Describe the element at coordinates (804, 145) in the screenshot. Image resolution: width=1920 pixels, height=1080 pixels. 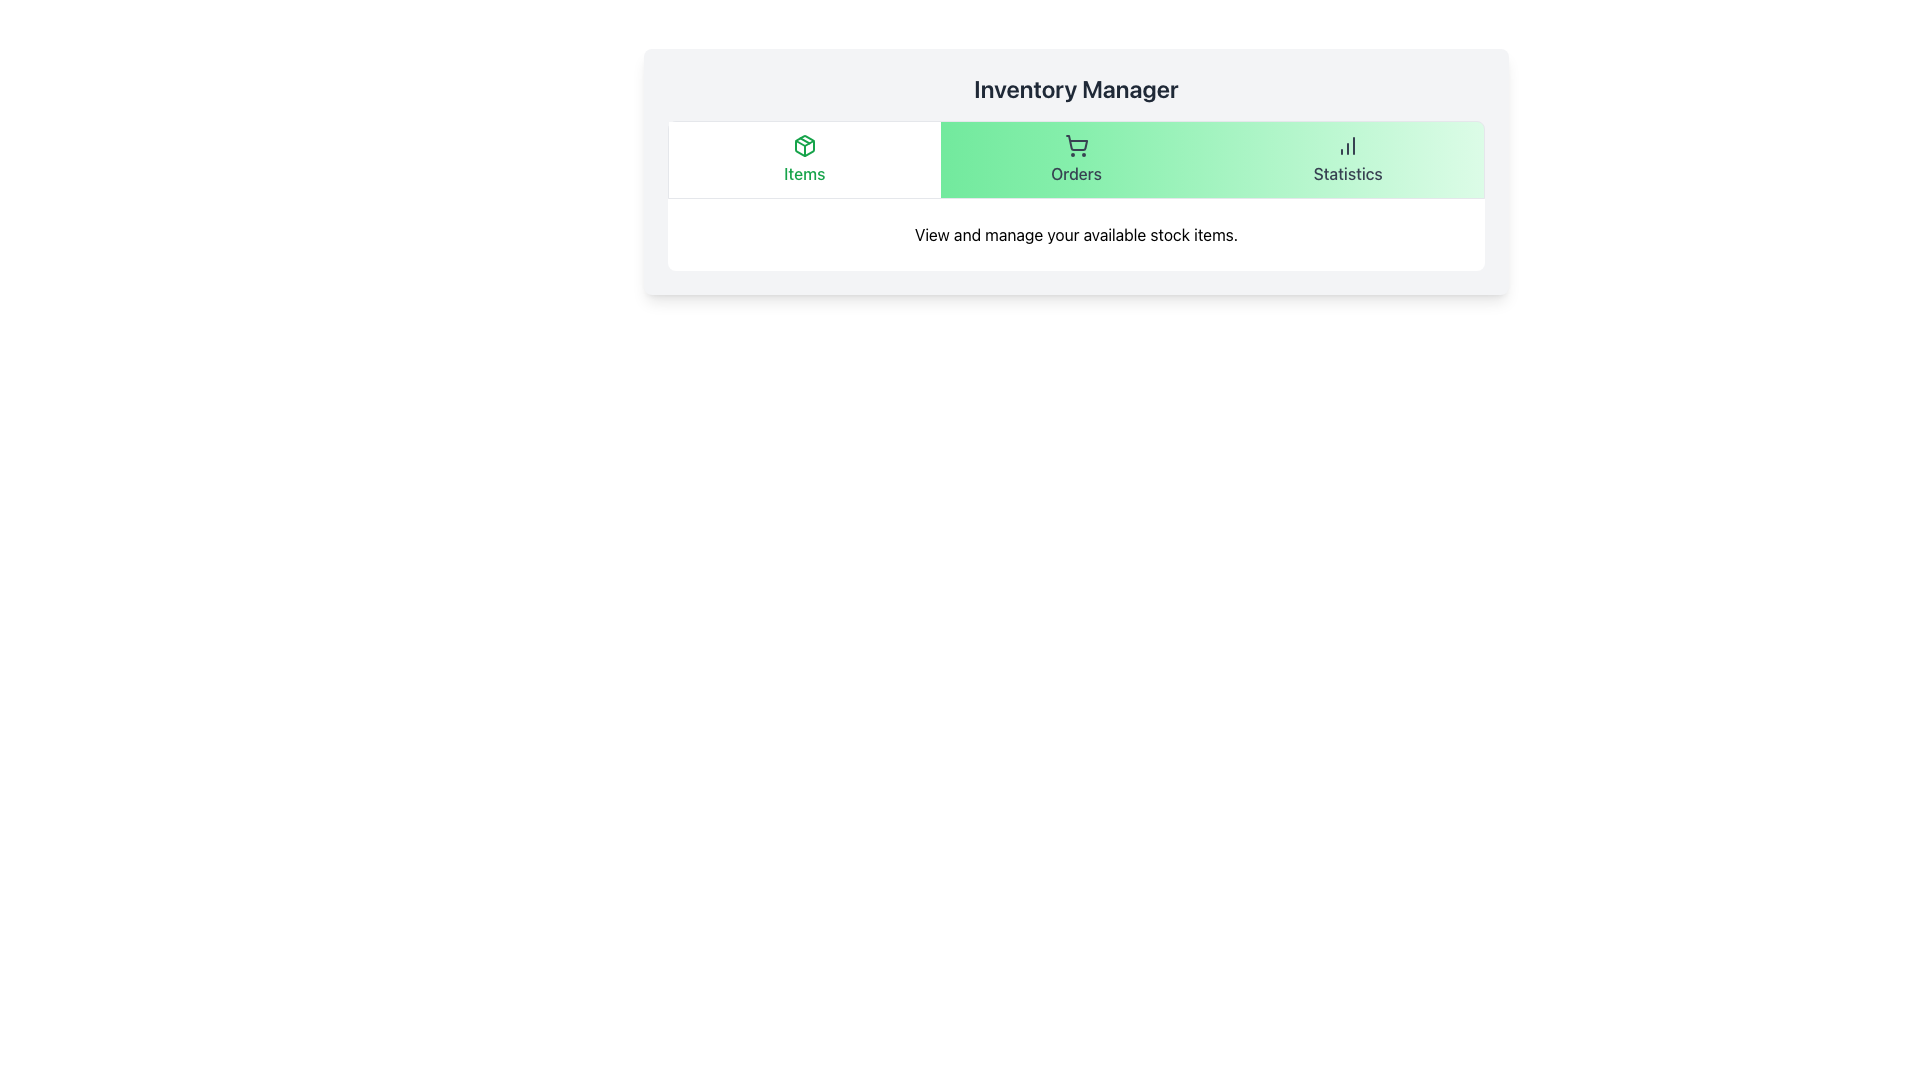
I see `the 'Items' icon located above the text label 'Items'` at that location.